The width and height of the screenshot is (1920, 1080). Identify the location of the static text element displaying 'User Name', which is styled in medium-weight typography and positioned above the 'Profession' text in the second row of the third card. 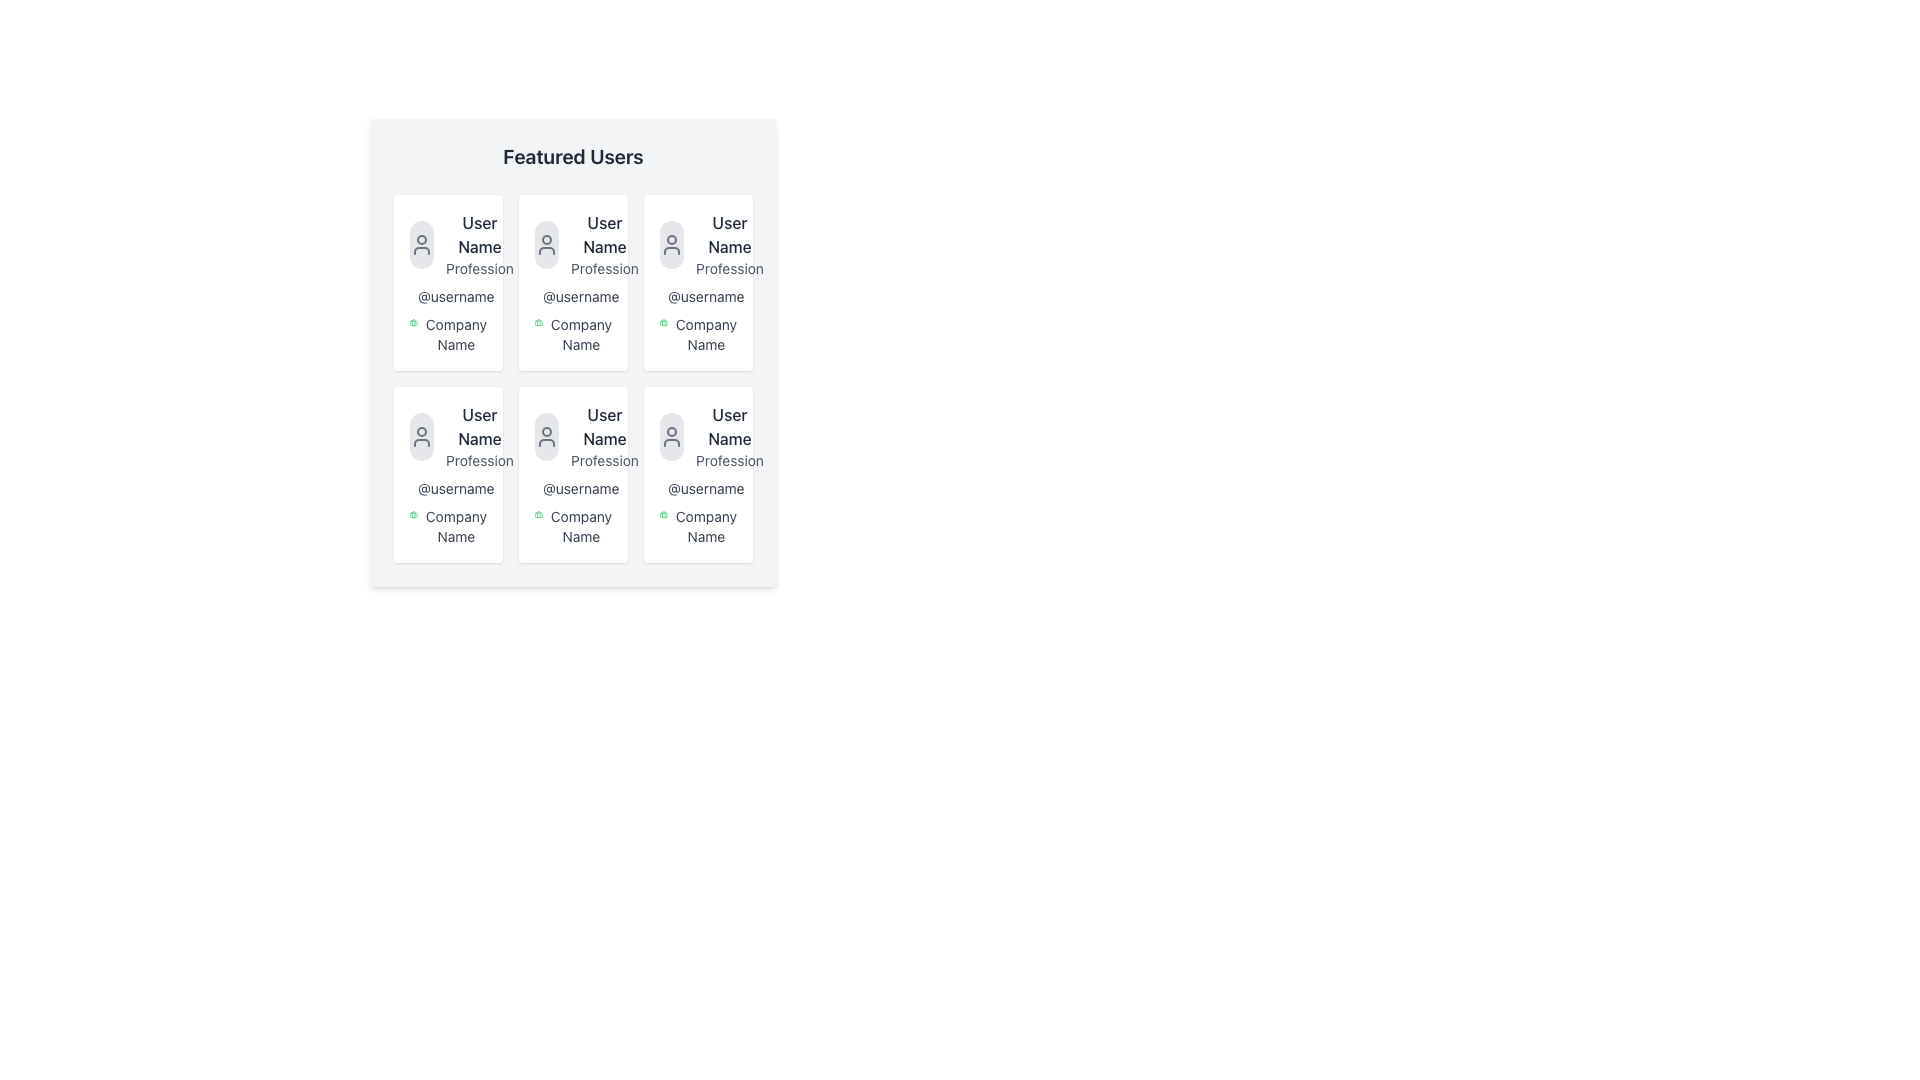
(480, 426).